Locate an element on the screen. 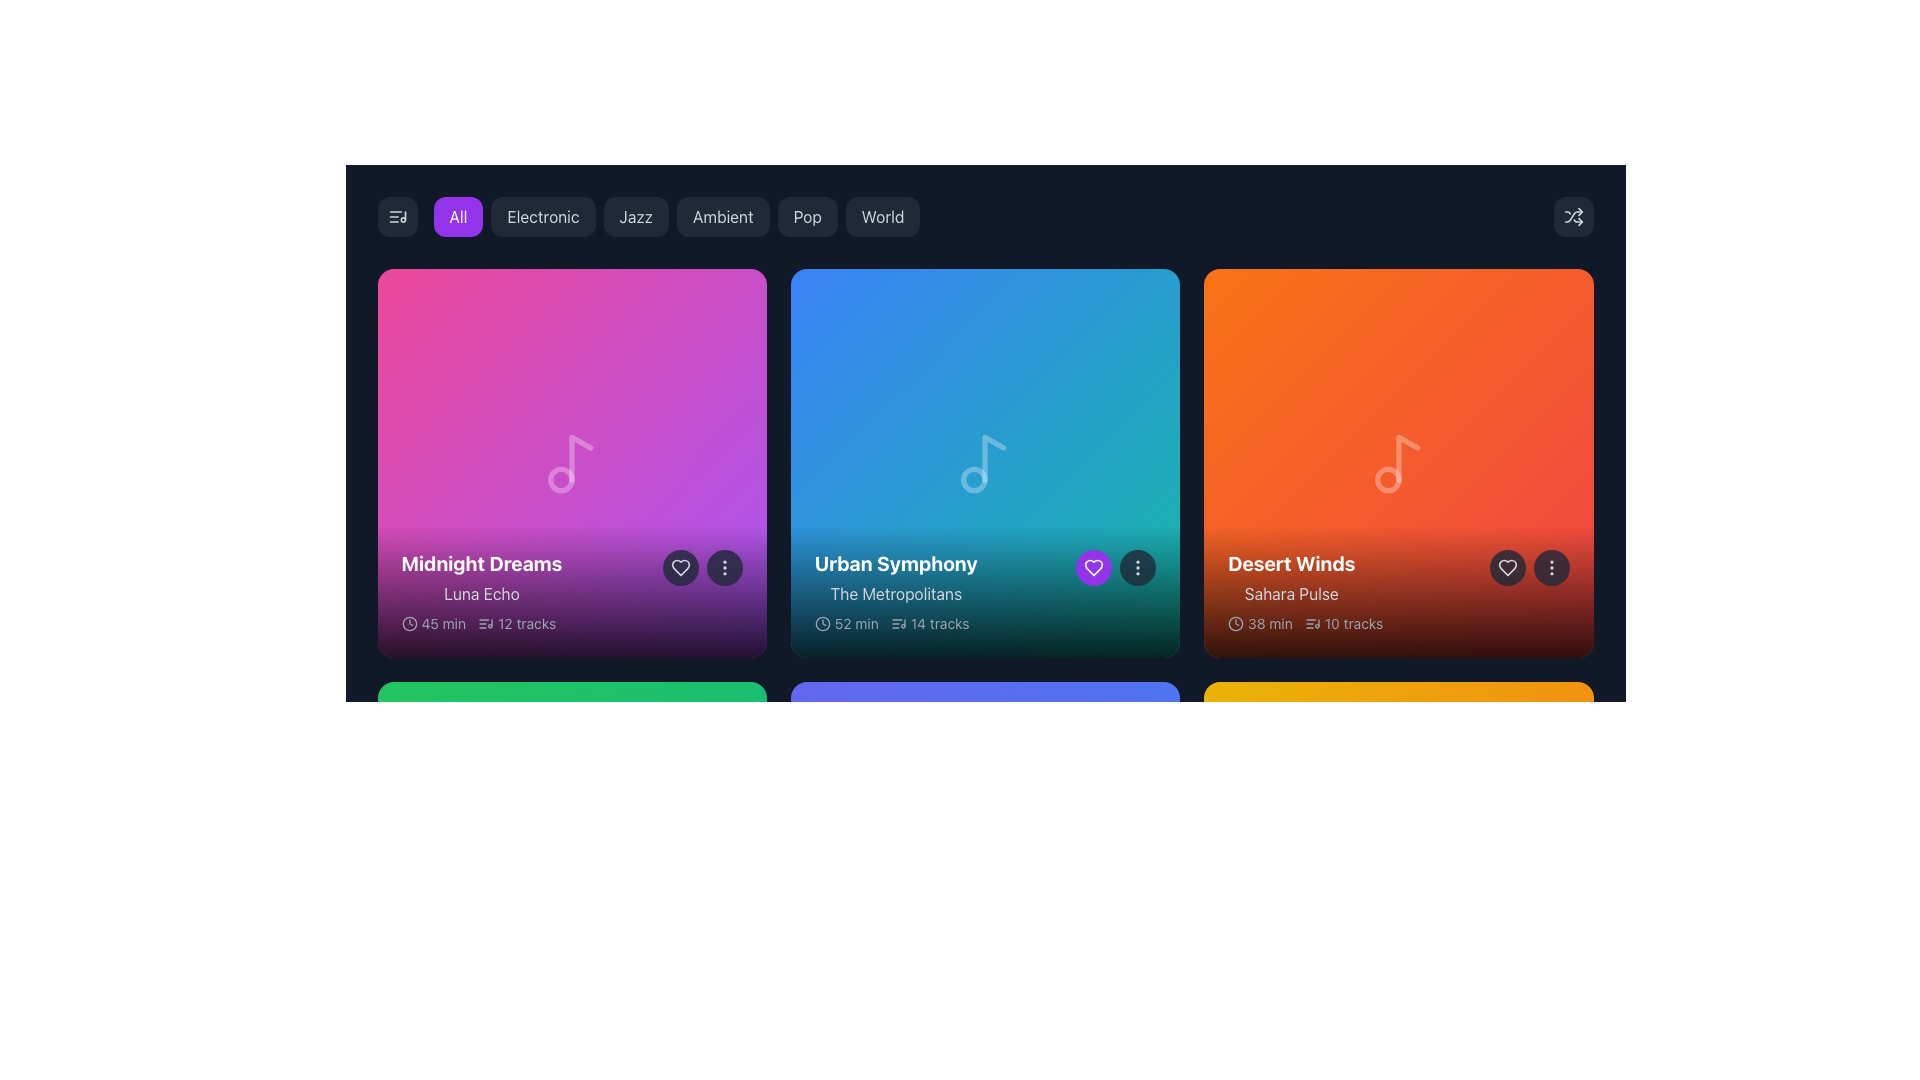 This screenshot has width=1920, height=1080. the circular clock icon located to the left of the text '52 min' within the second card titled 'Urban Symphony' is located at coordinates (822, 623).